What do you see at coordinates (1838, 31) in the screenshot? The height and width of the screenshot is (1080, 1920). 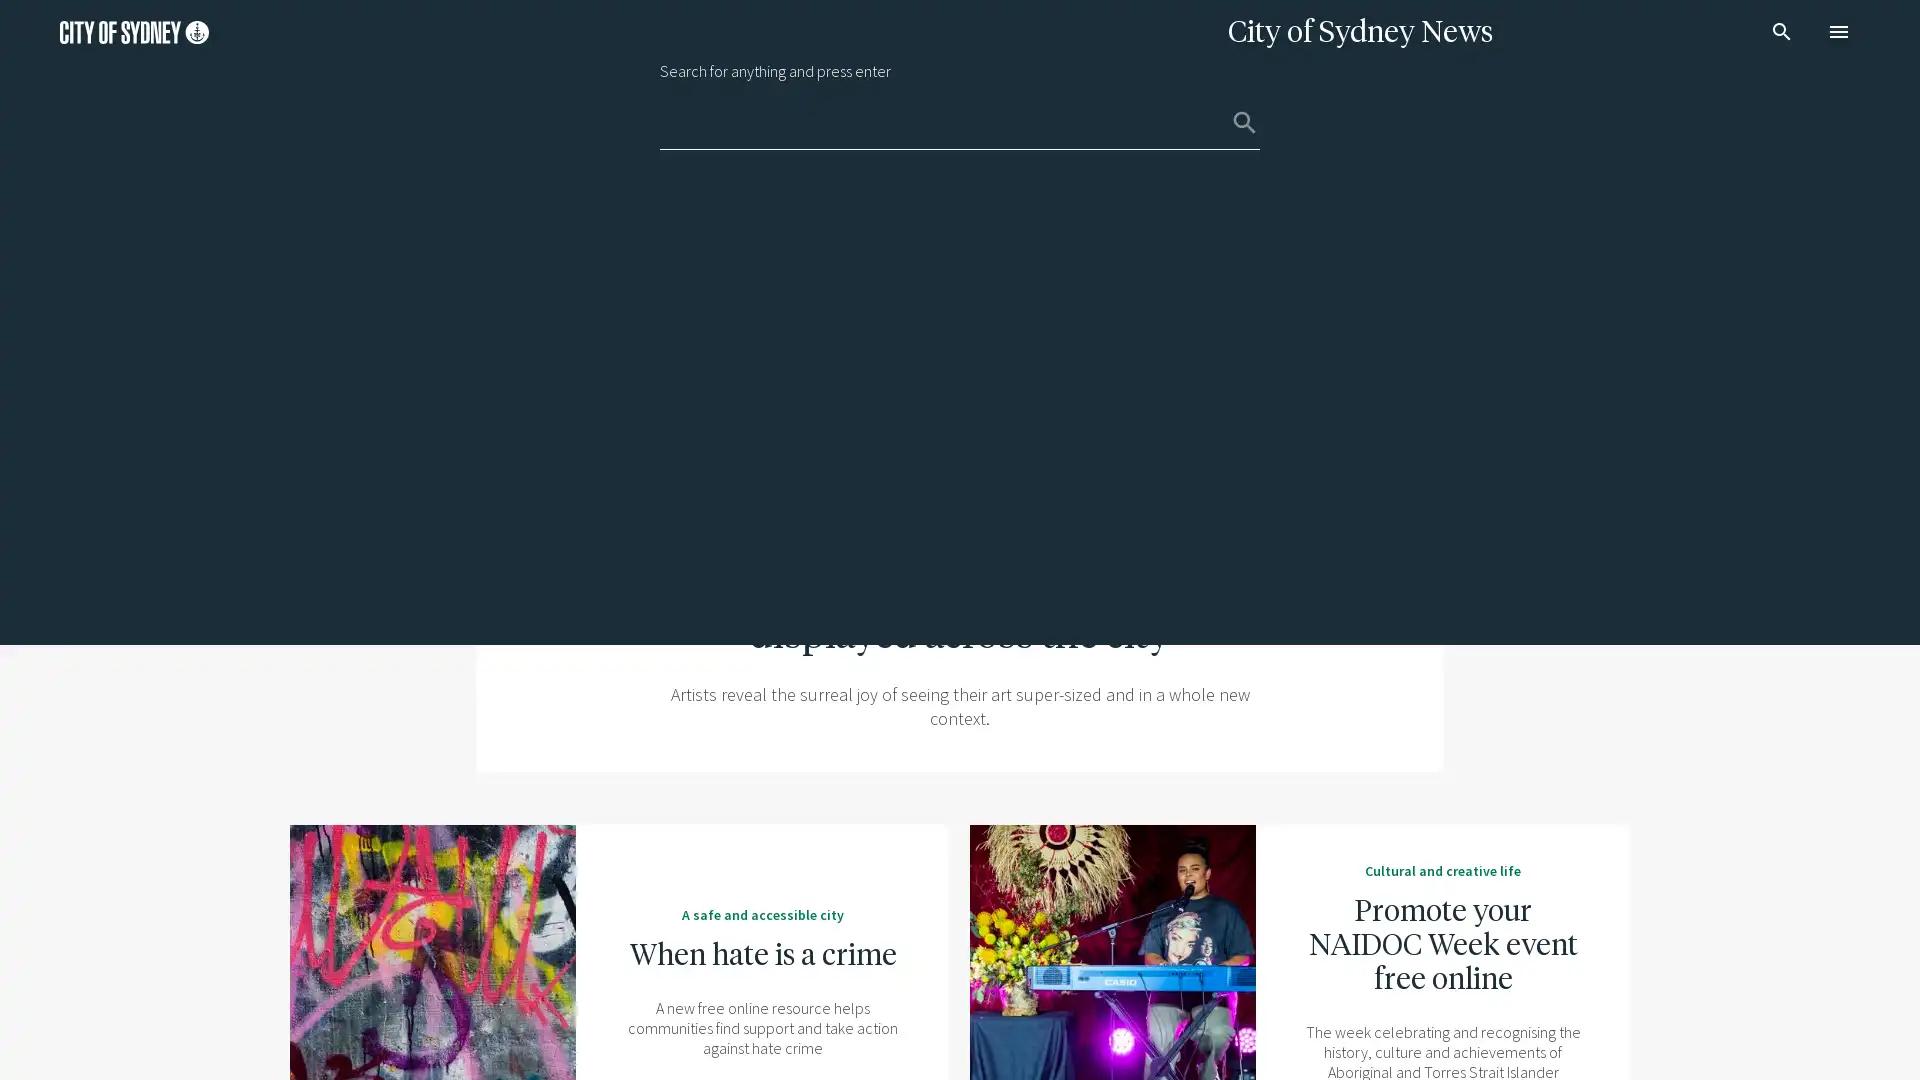 I see `menu` at bounding box center [1838, 31].